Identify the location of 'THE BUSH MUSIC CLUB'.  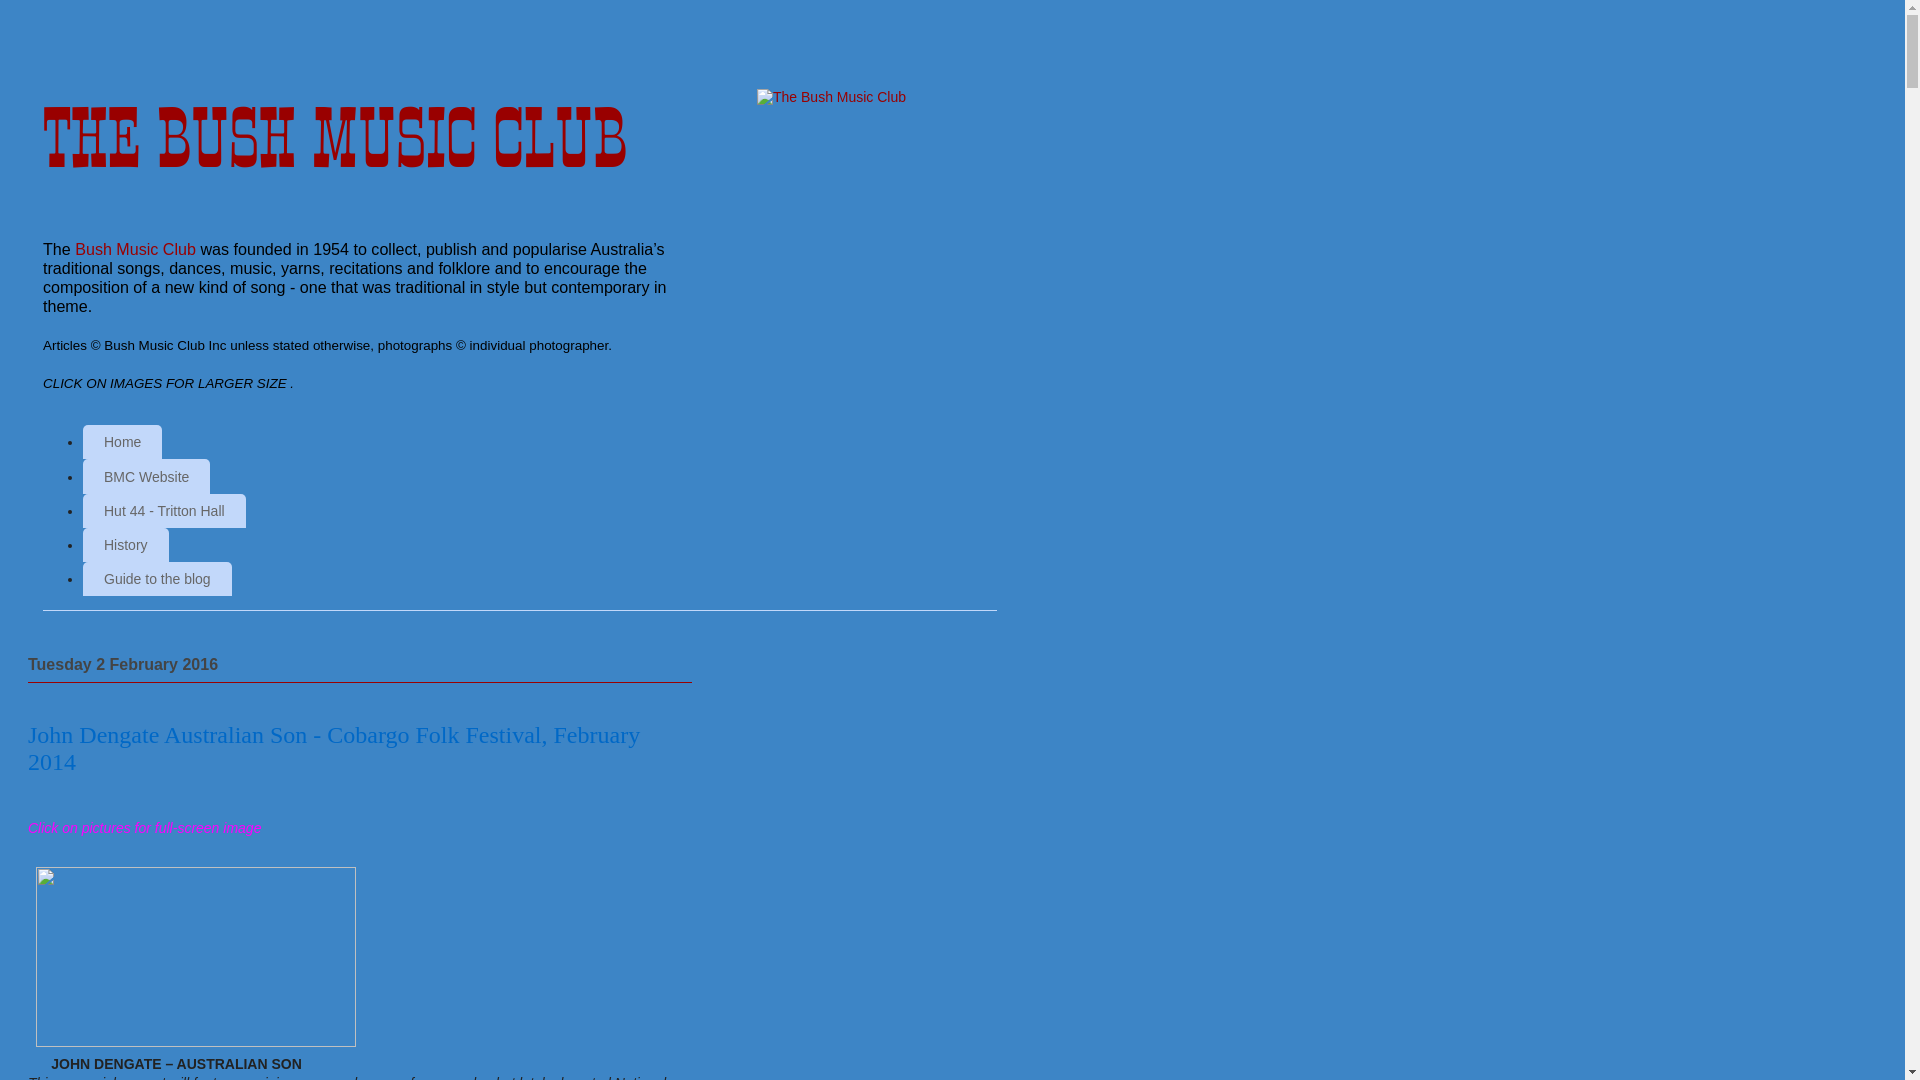
(335, 137).